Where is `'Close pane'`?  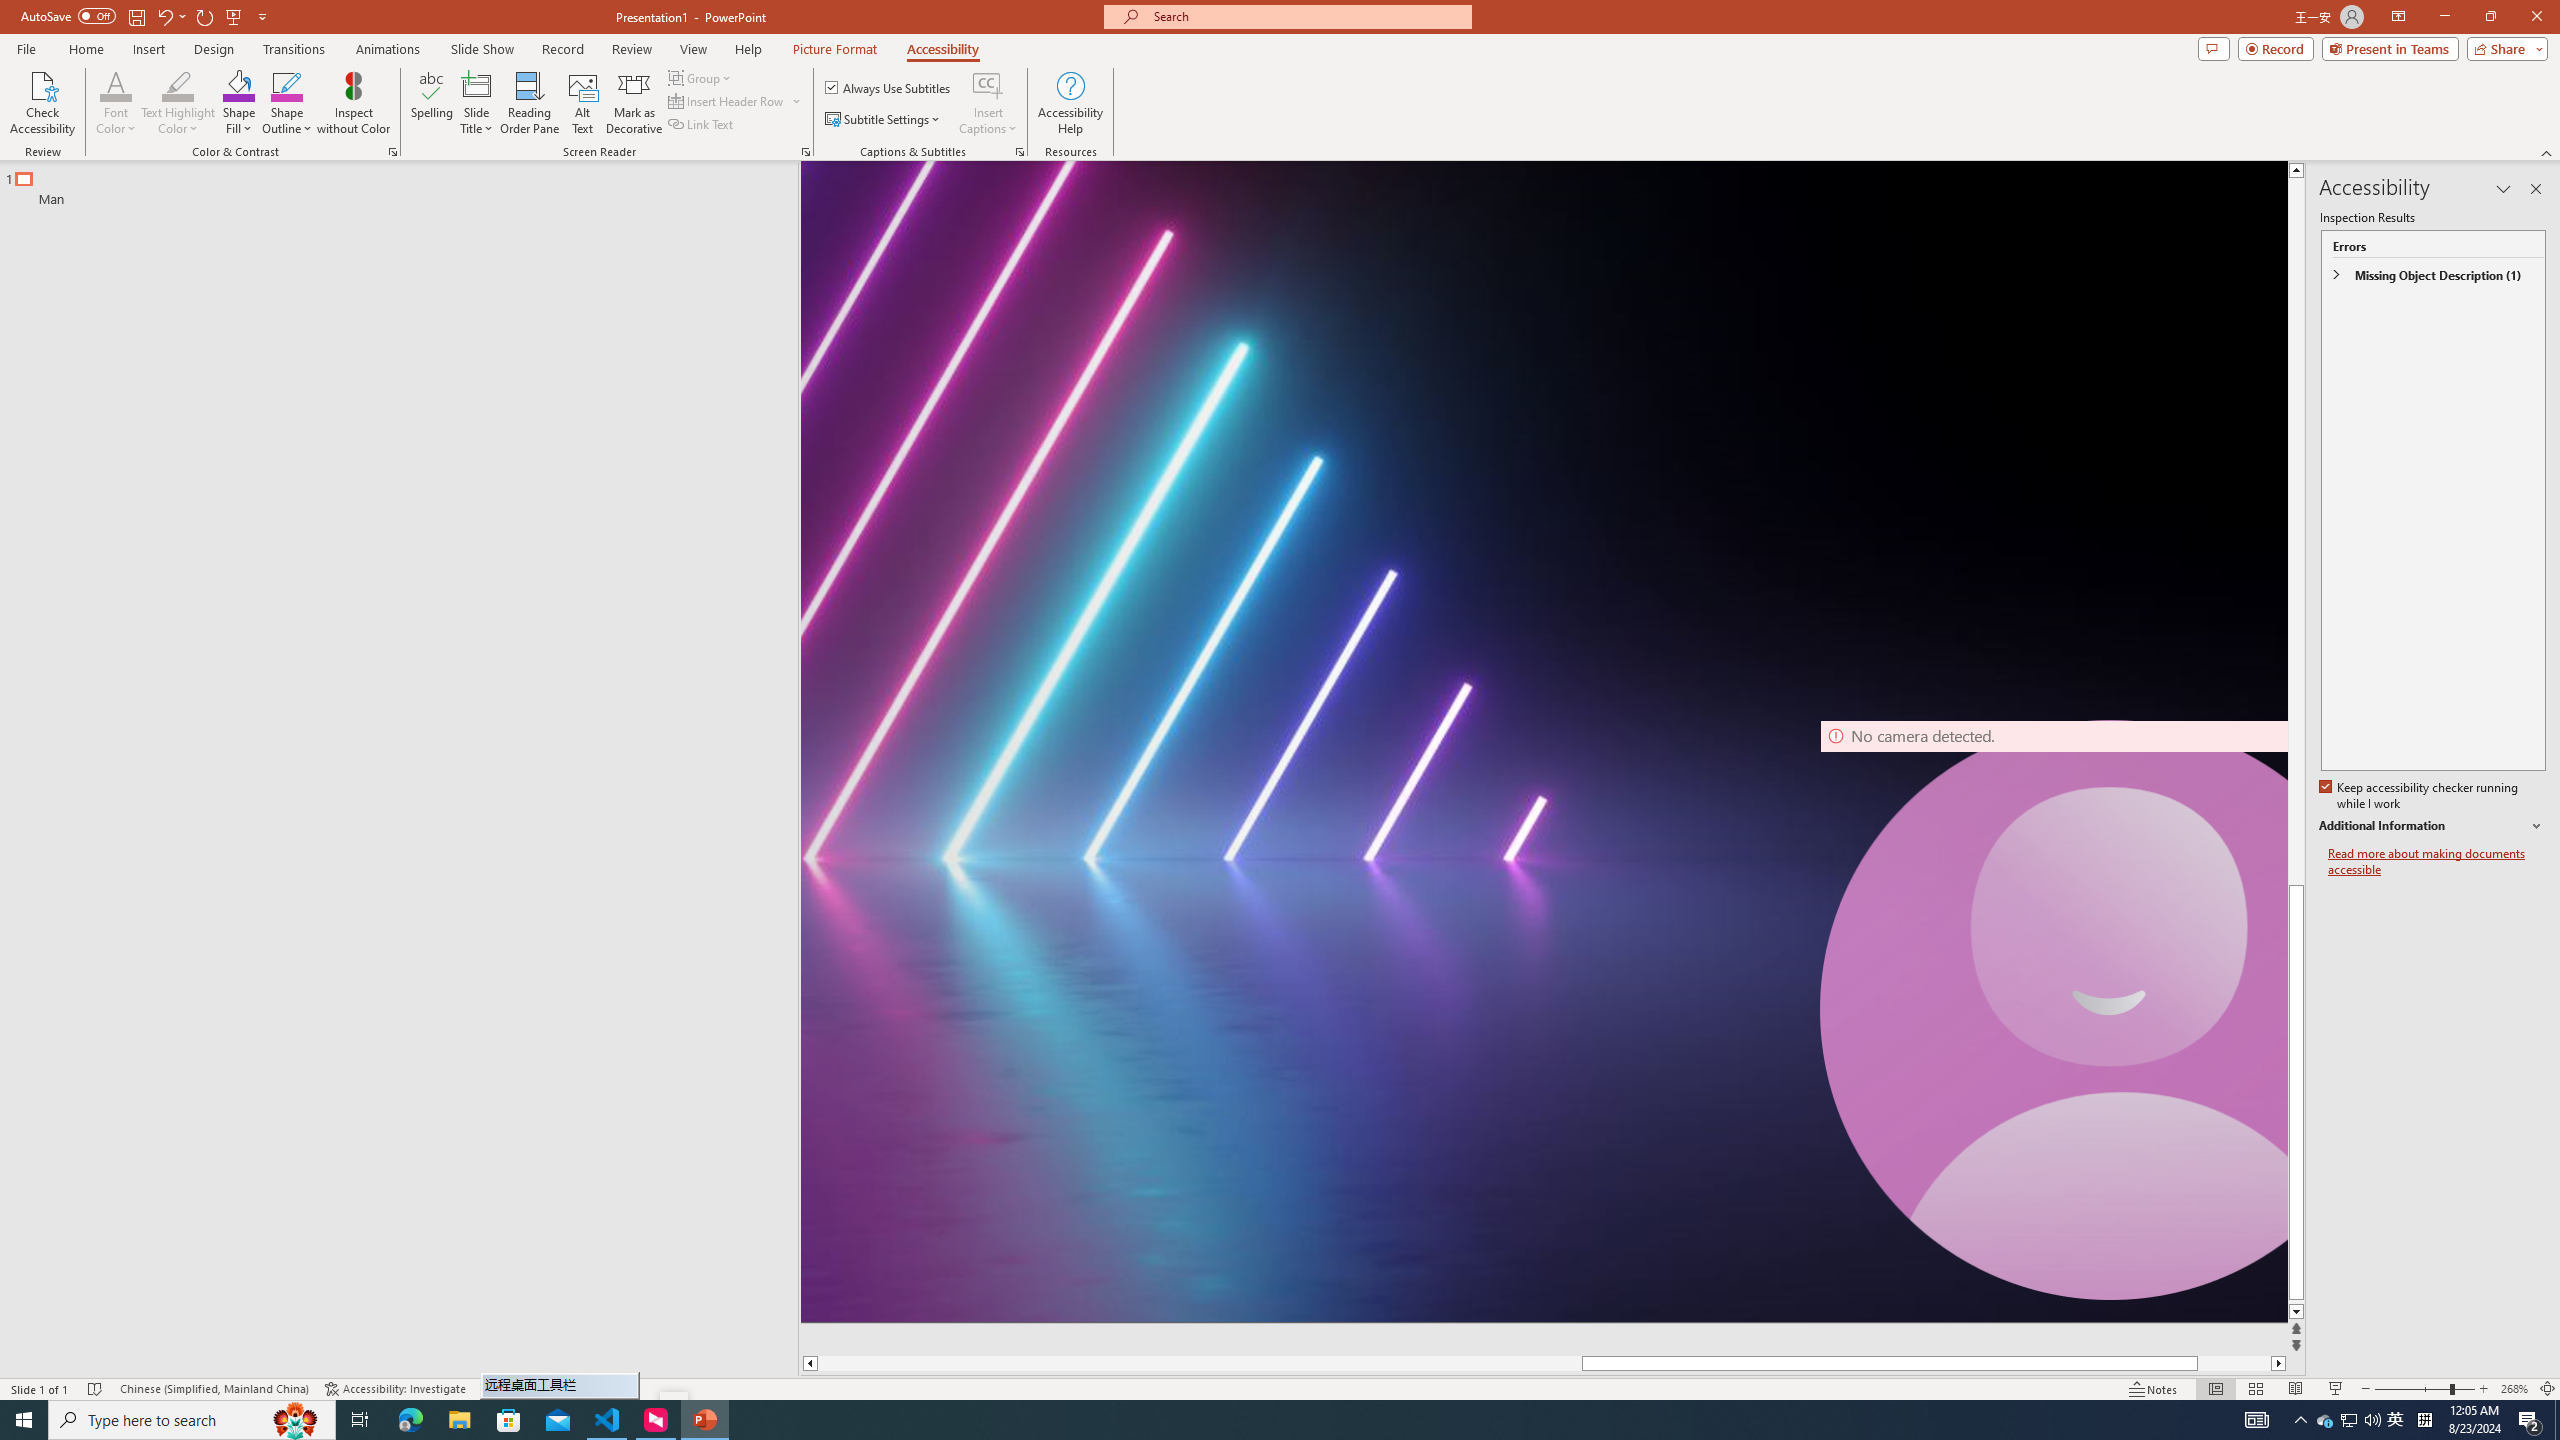
'Close pane' is located at coordinates (2535, 188).